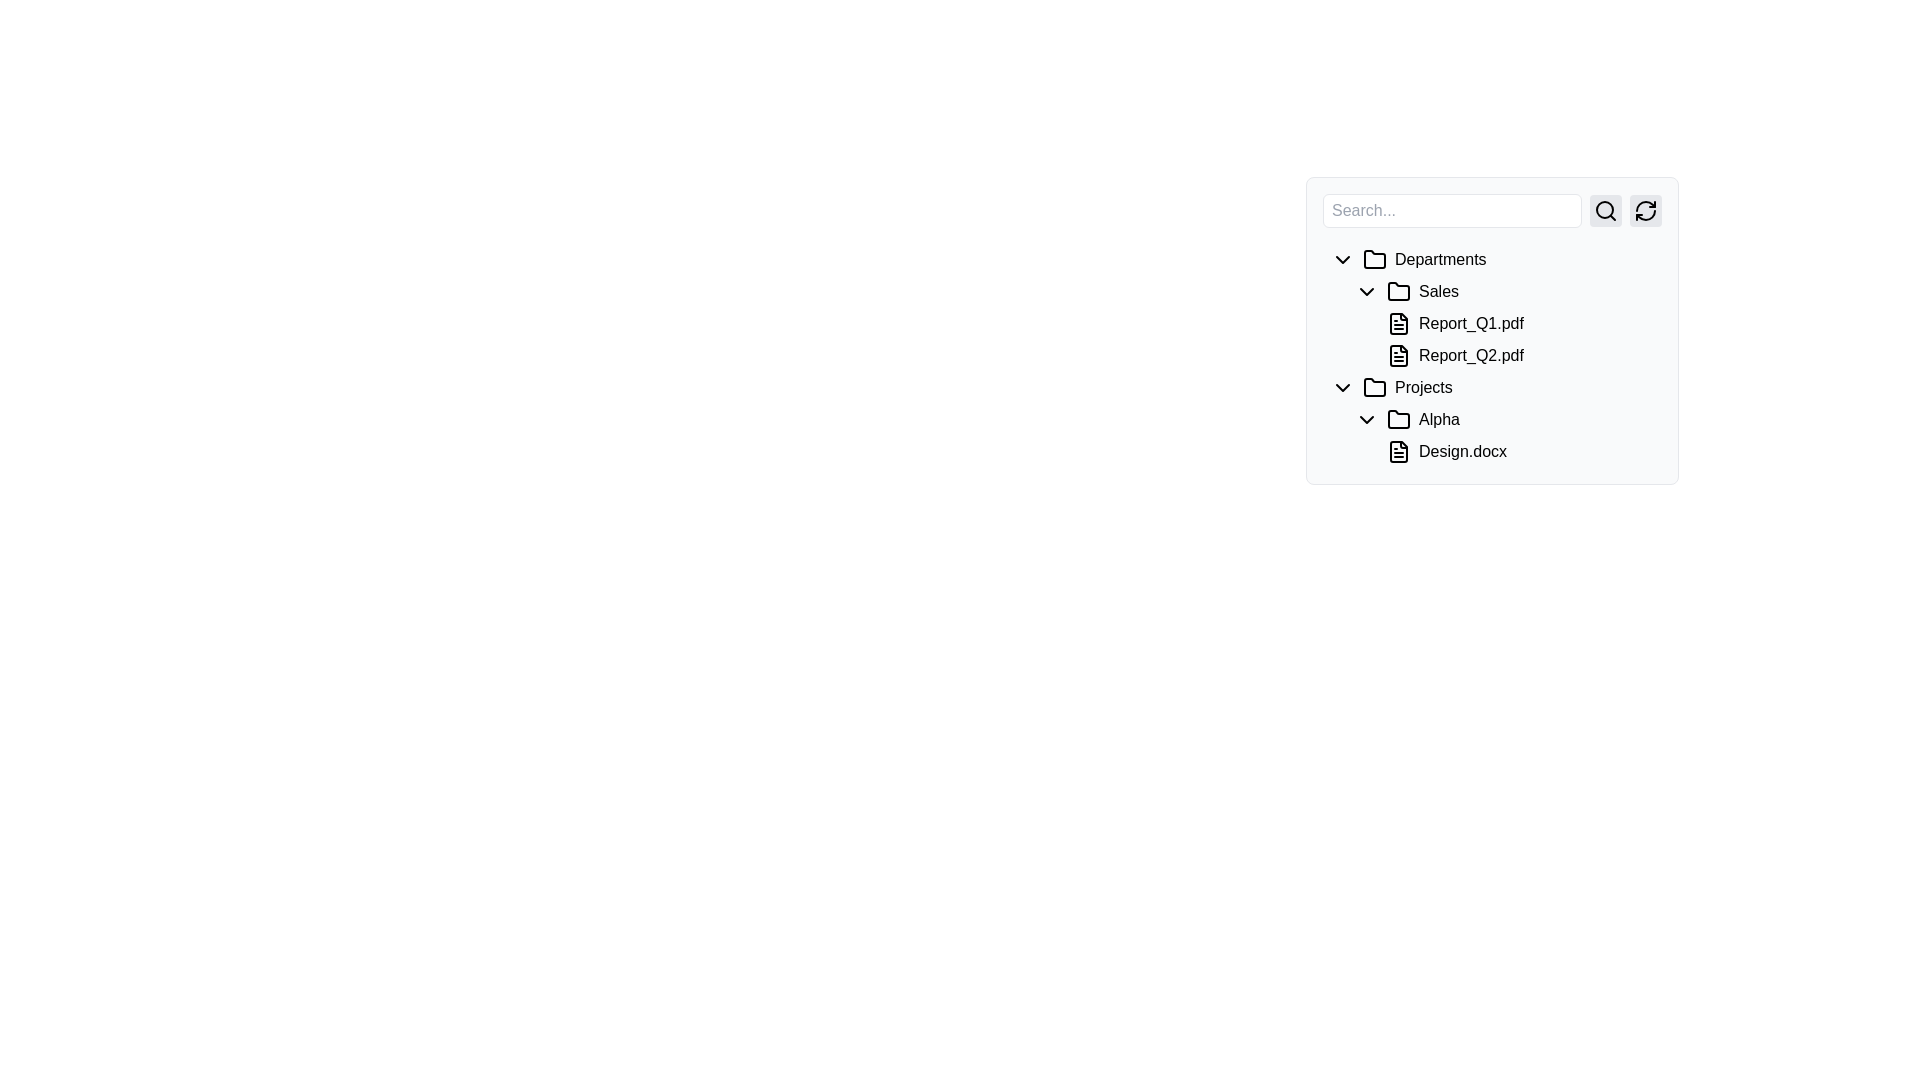 The height and width of the screenshot is (1080, 1920). I want to click on the document icon styled with clean lines and a folded corner, located next to the label 'Design.docx', so click(1397, 451).